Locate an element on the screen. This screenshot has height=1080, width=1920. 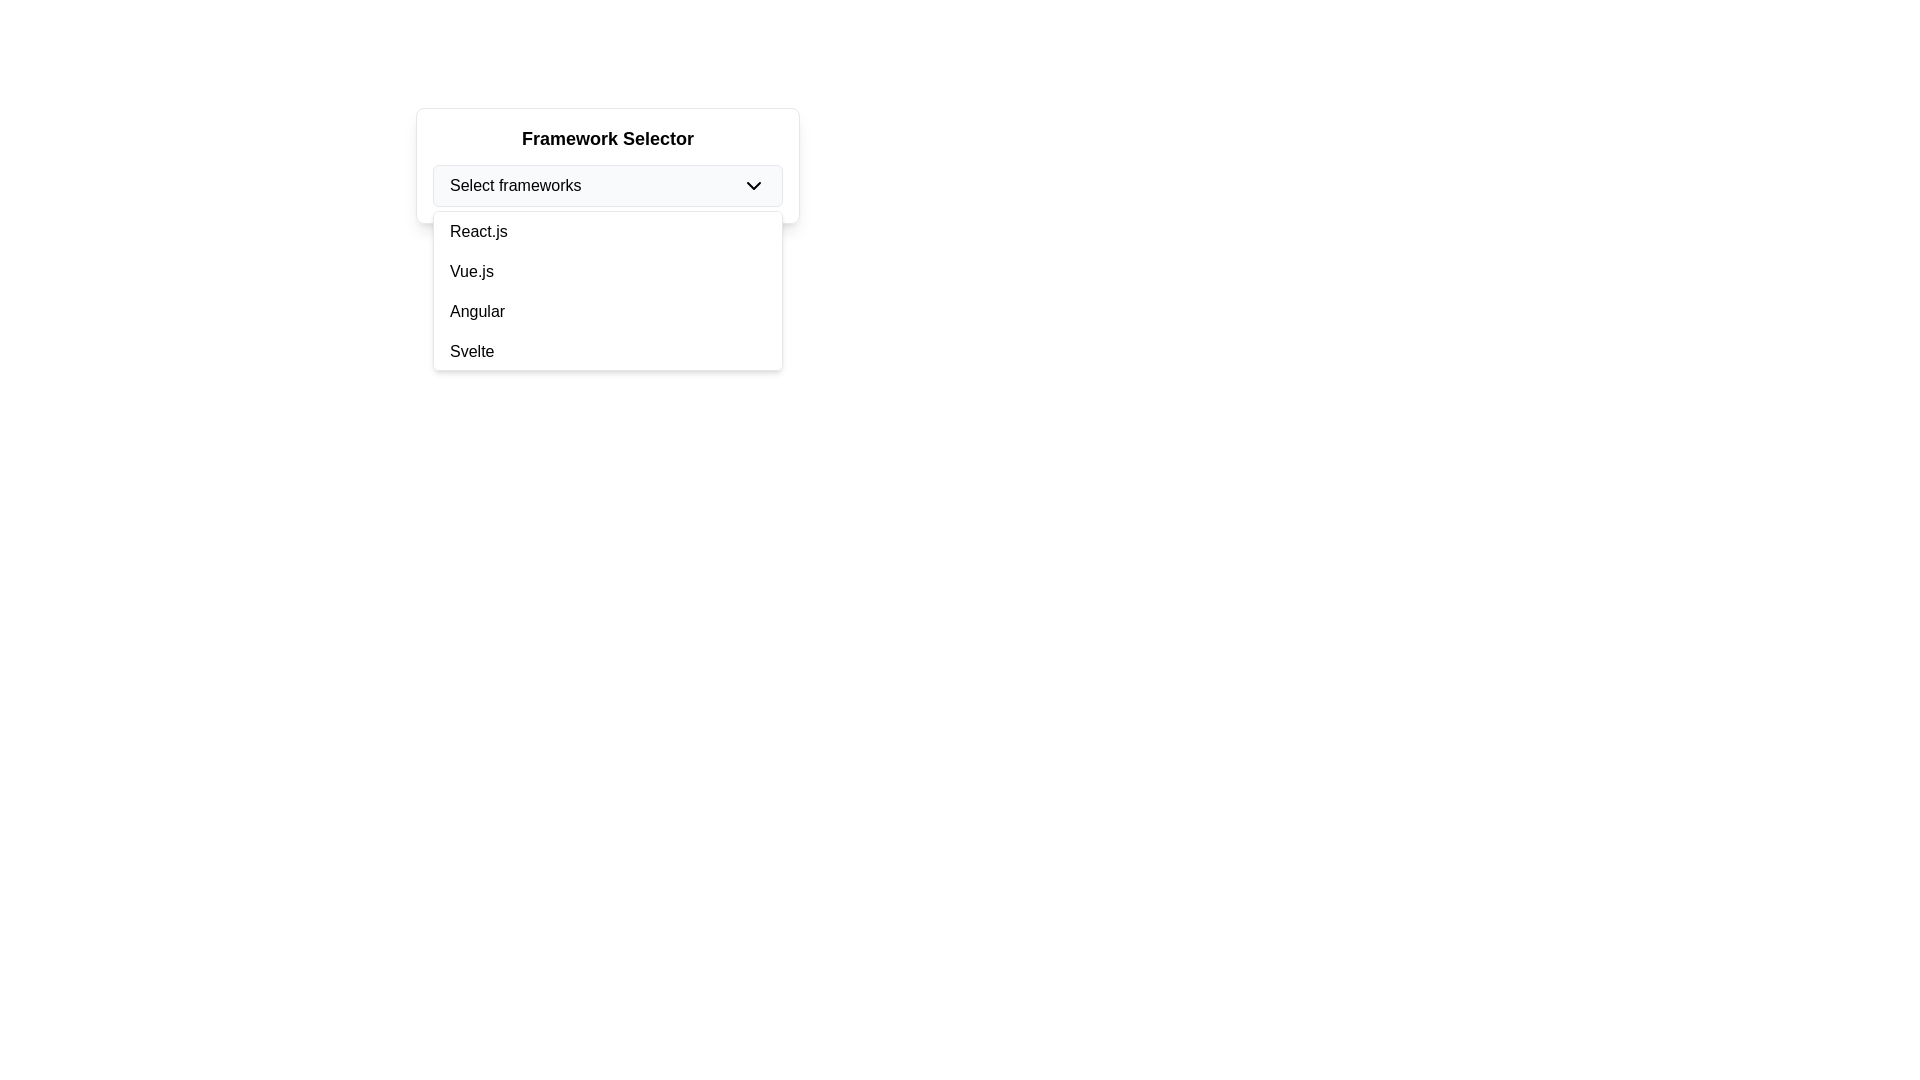
the first item in the dropdown menu labeled 'React.js' is located at coordinates (607, 230).